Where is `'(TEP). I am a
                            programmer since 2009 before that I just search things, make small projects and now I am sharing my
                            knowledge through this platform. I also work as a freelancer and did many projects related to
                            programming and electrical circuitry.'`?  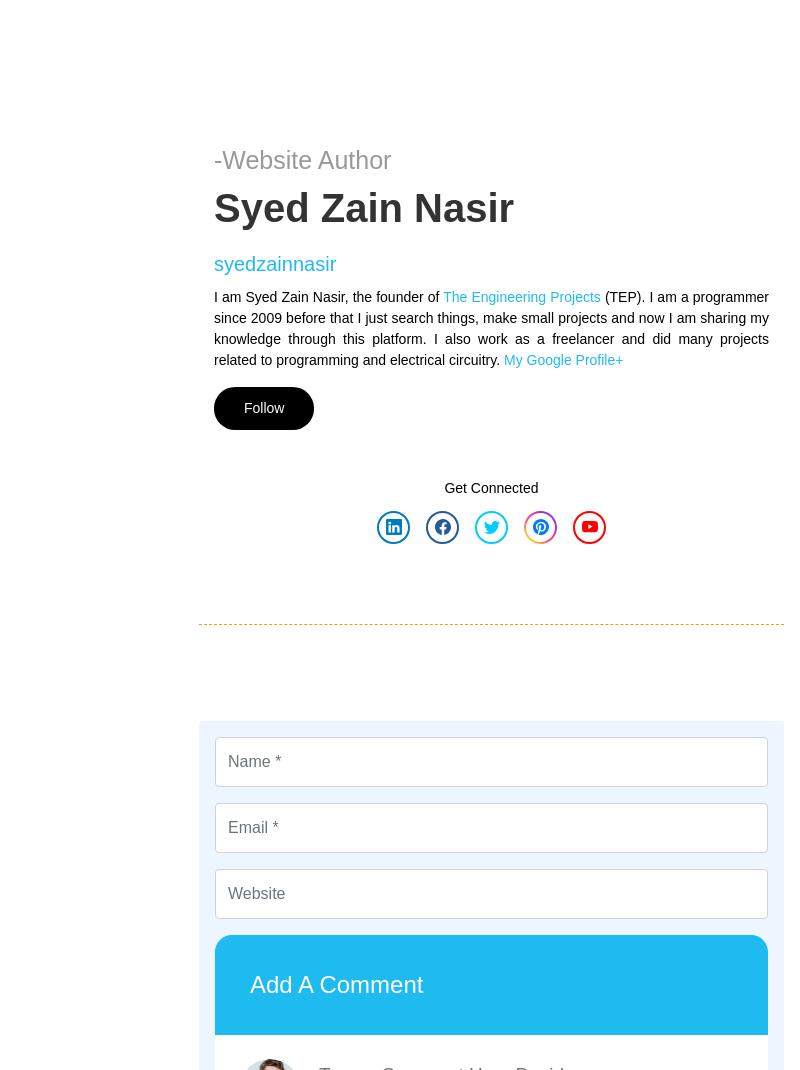 '(TEP). I am a
                            programmer since 2009 before that I just search things, make small projects and now I am sharing my
                            knowledge through this platform. I also work as a freelancer and did many projects related to
                            programming and electrical circuitry.' is located at coordinates (214, 327).